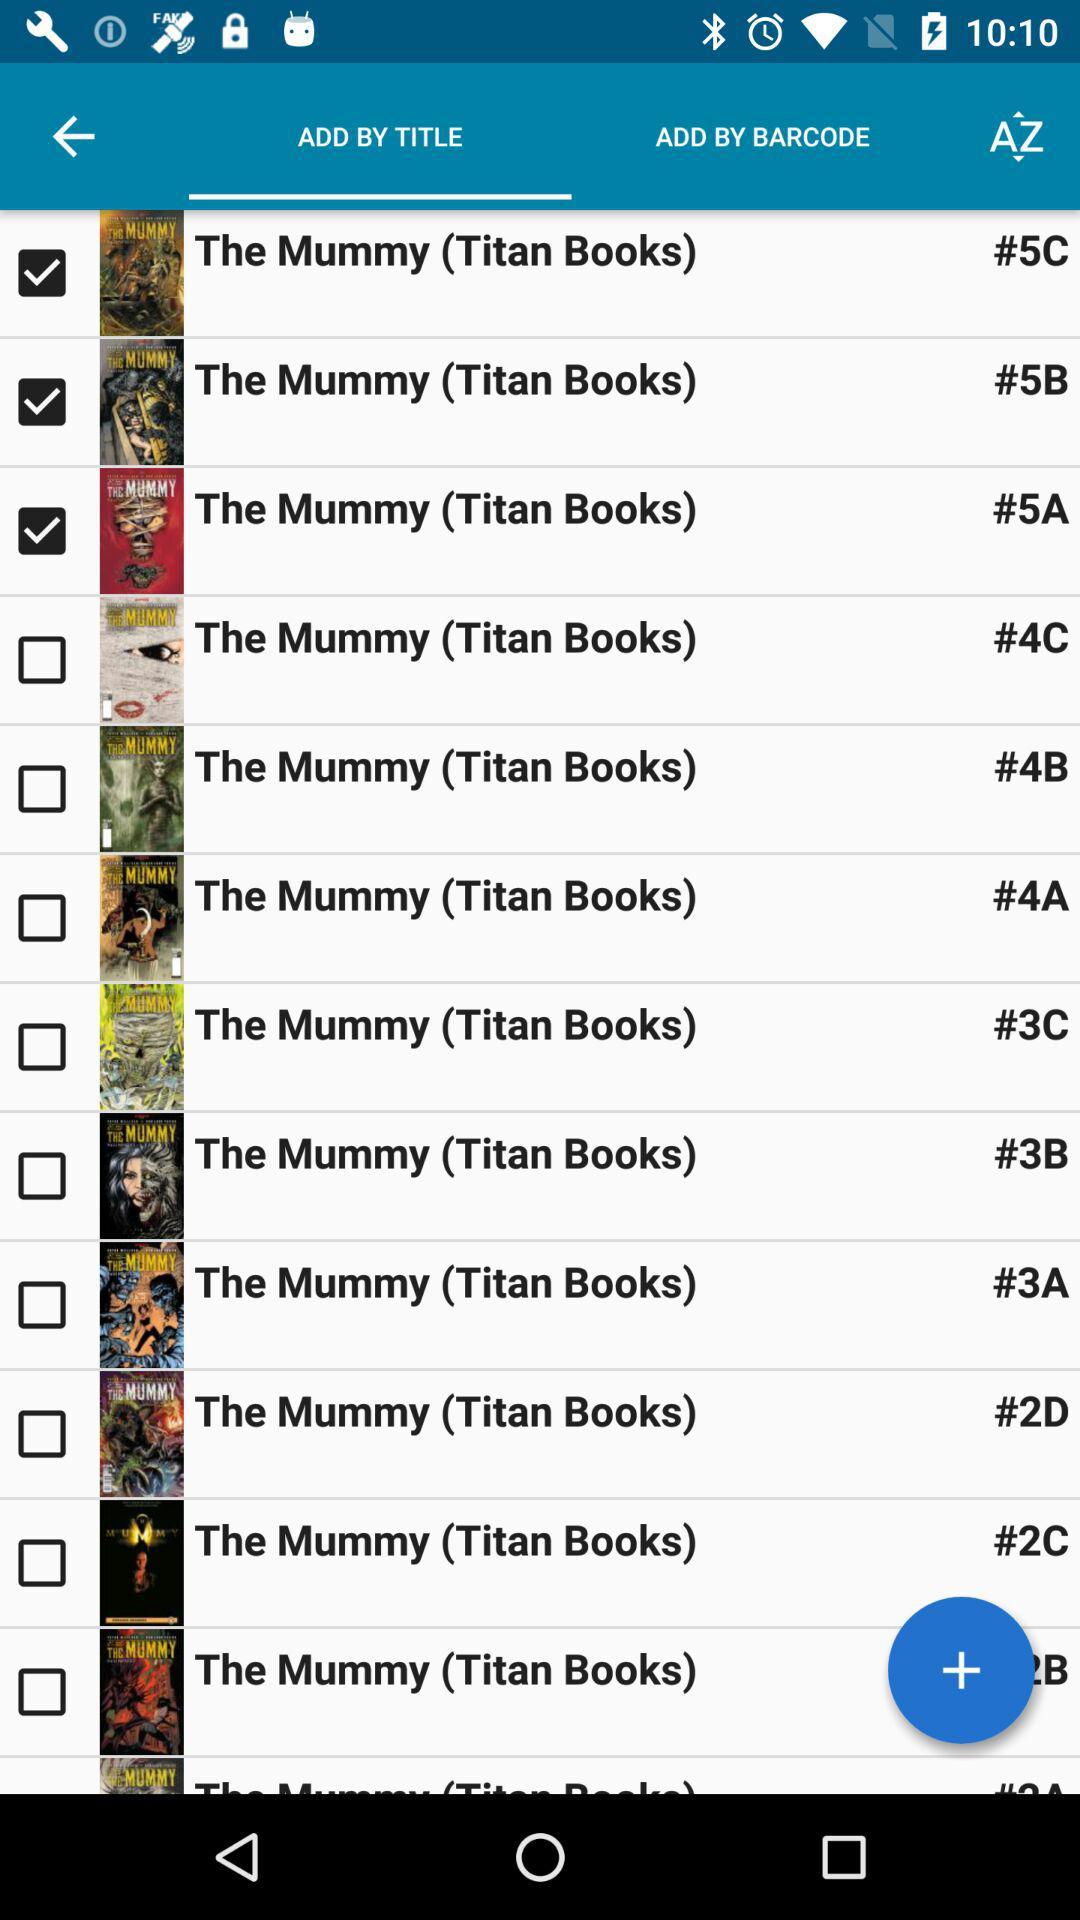  Describe the element at coordinates (140, 1776) in the screenshot. I see `click on thumbnail` at that location.